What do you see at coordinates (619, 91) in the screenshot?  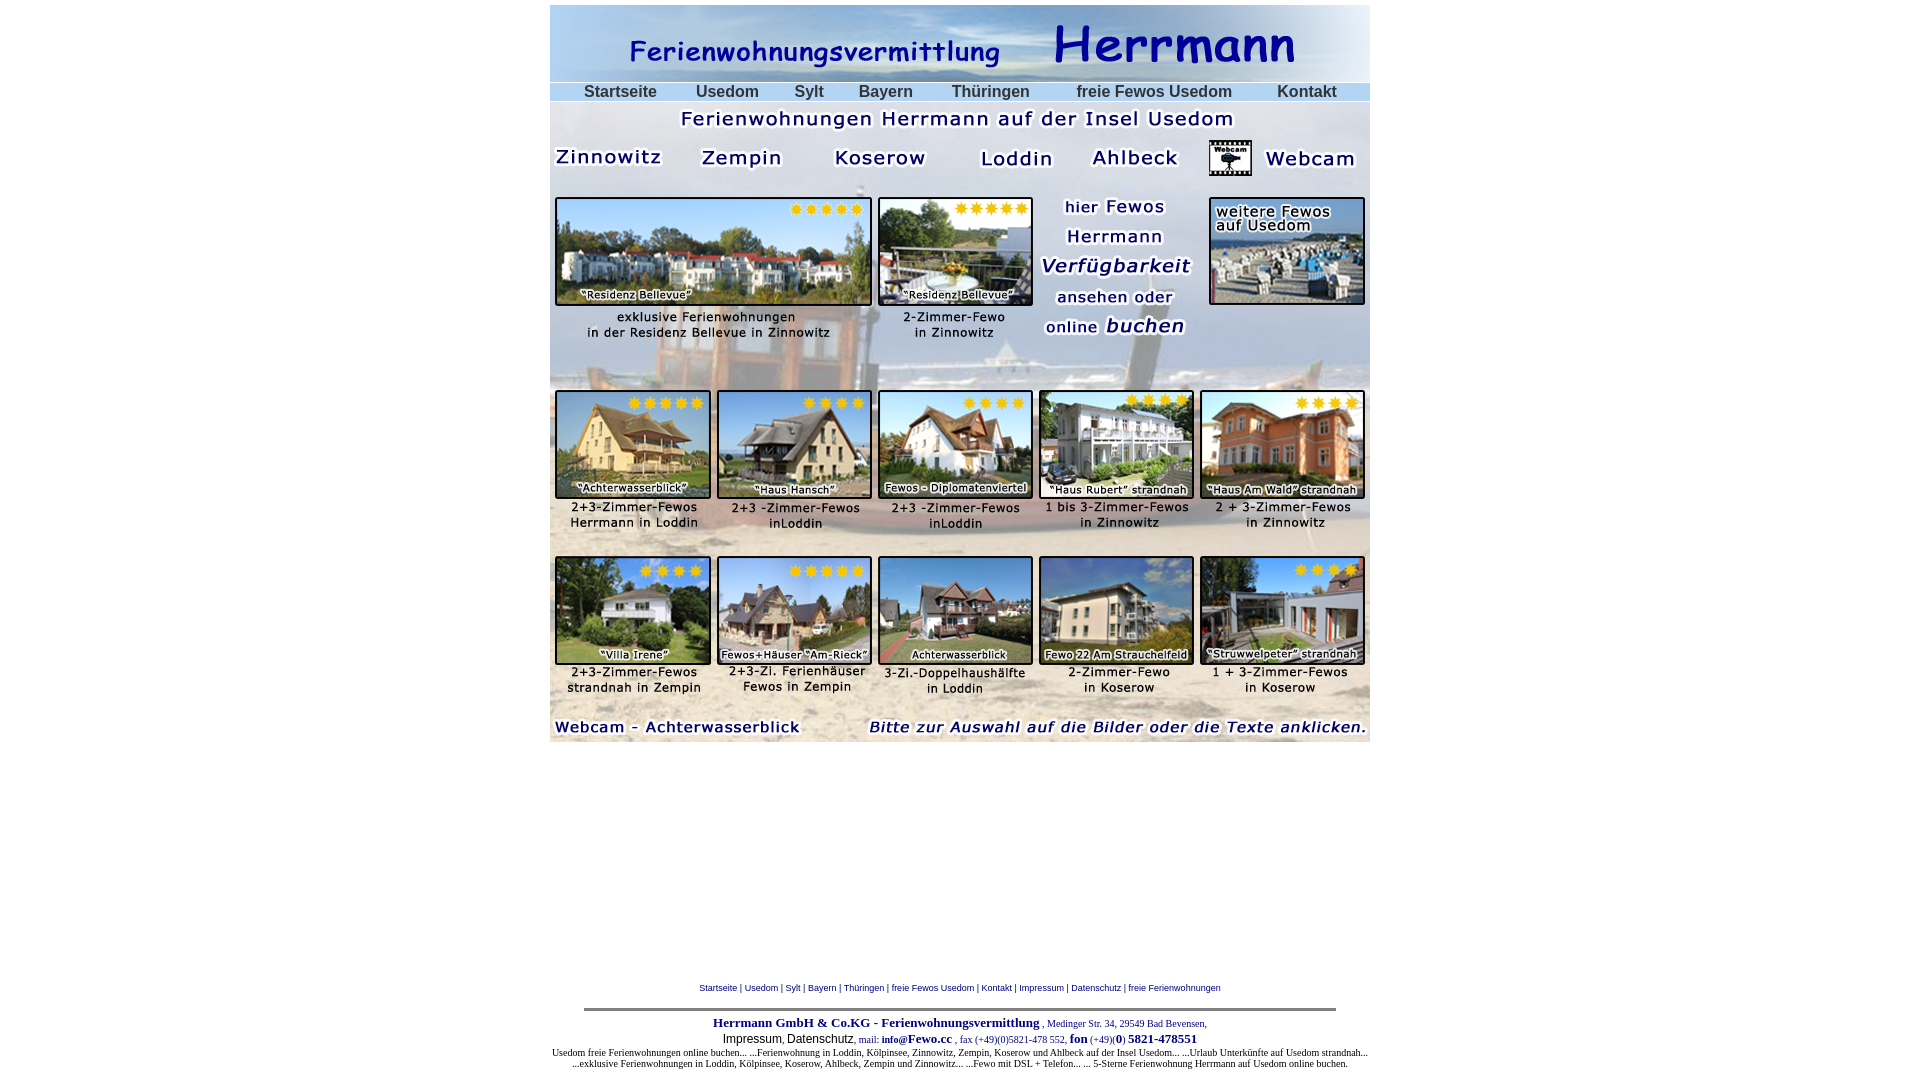 I see `'Startseite'` at bounding box center [619, 91].